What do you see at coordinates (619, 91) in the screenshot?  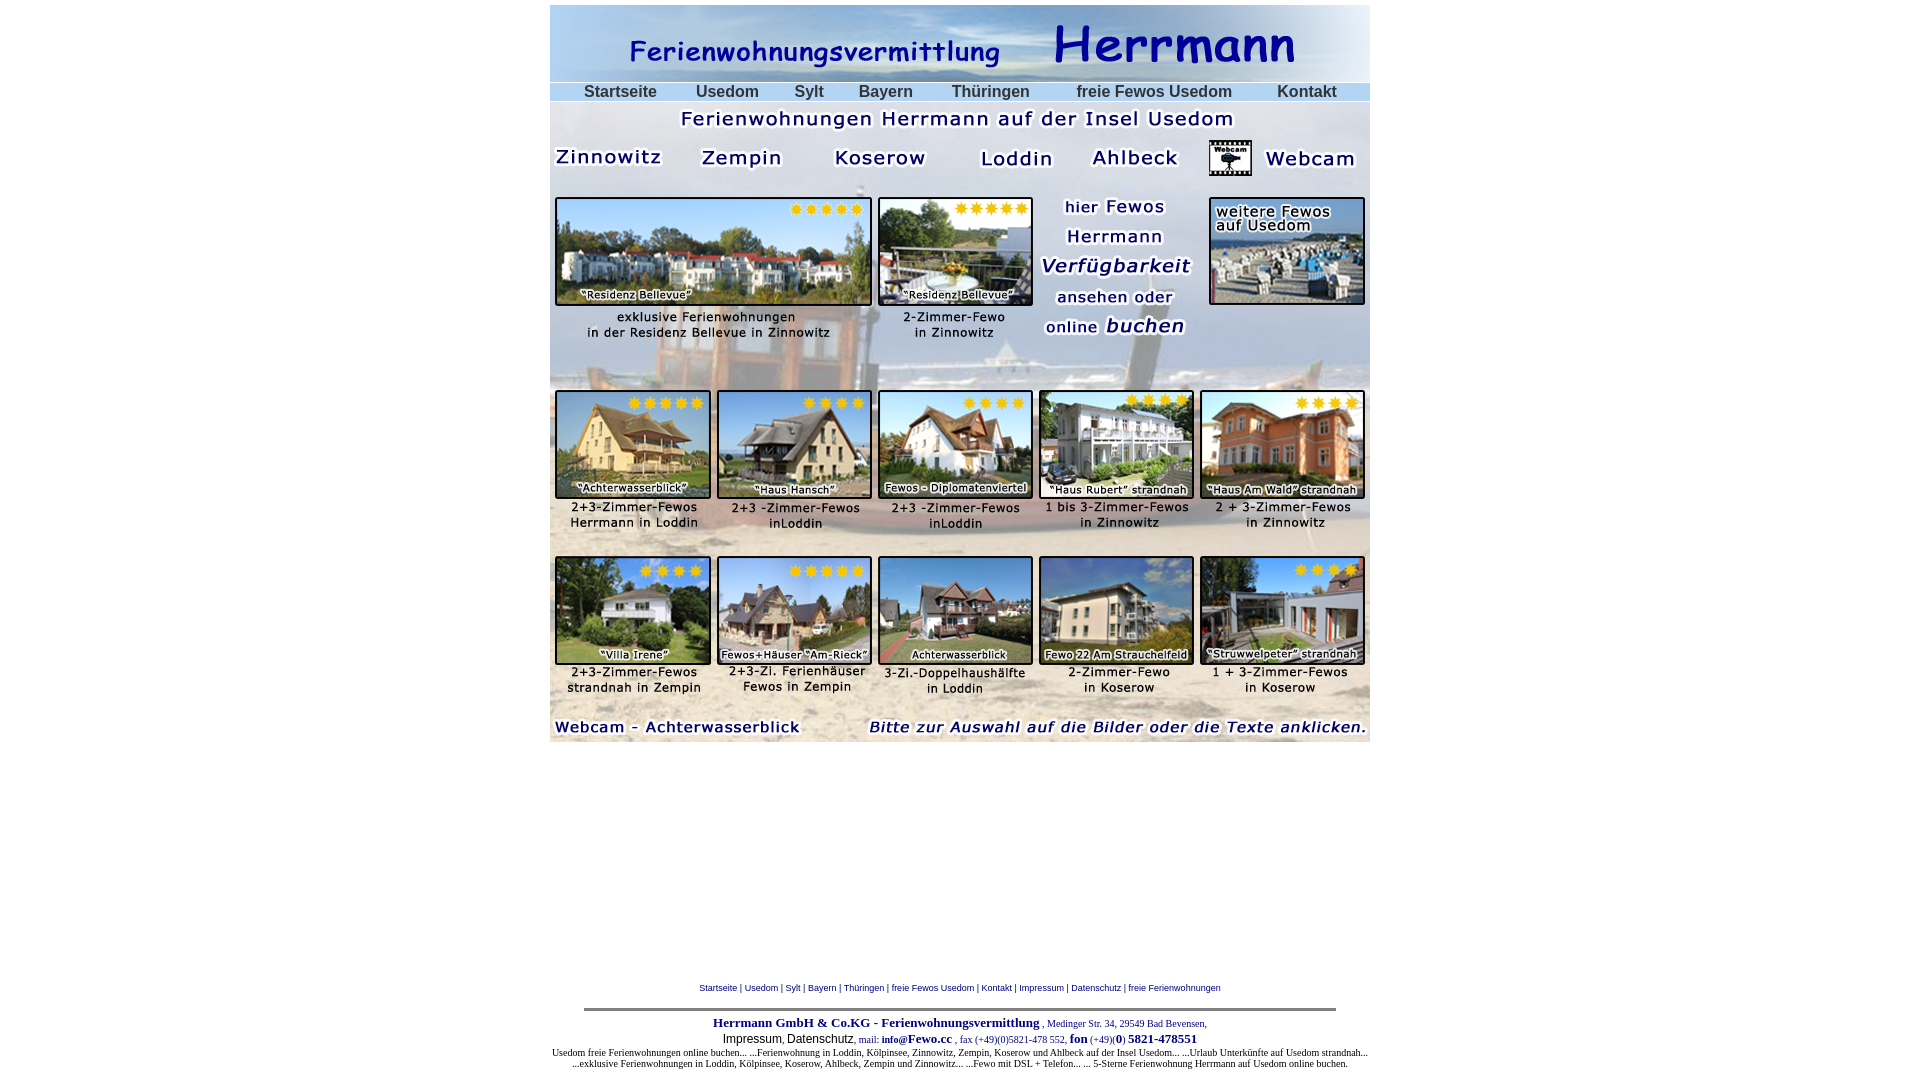 I see `'Startseite'` at bounding box center [619, 91].